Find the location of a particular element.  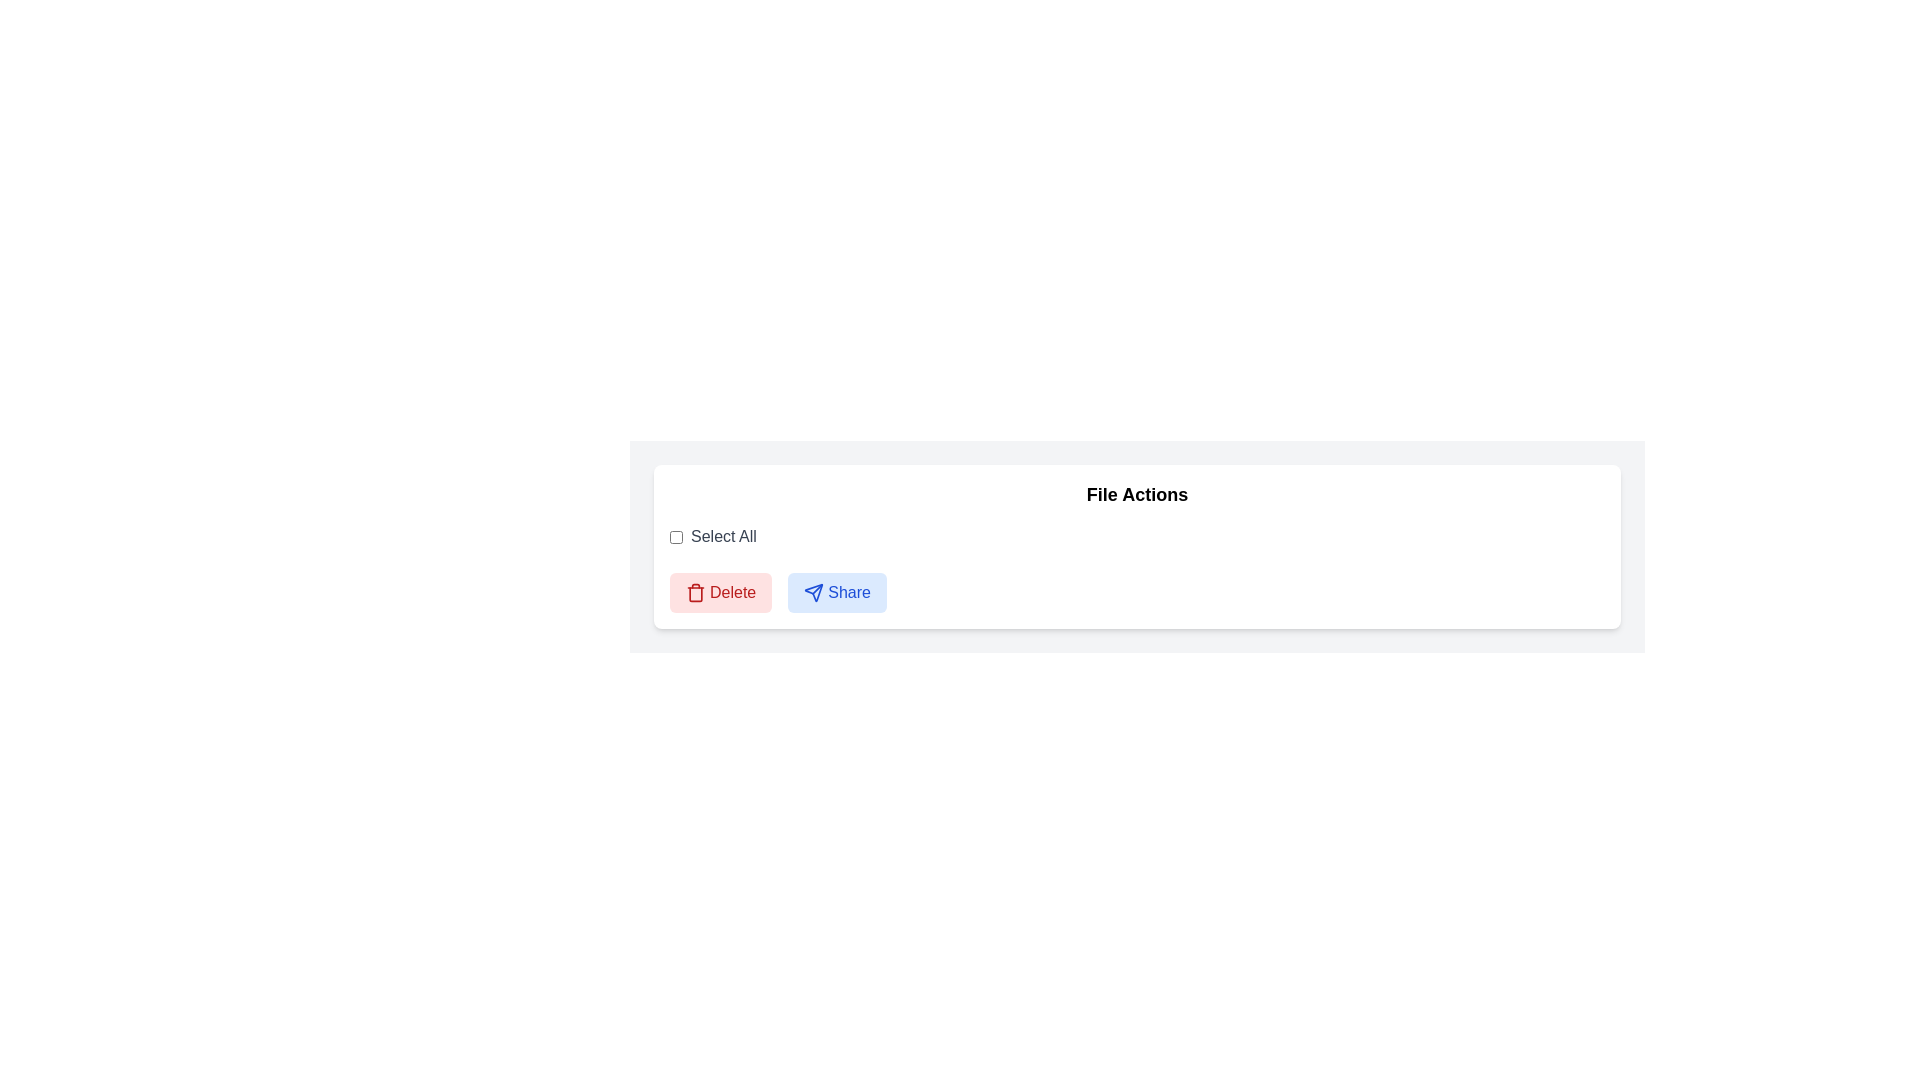

the 'Select All' label, which is a small gray text element positioned to the right of a checkbox within a card-like panel is located at coordinates (722, 535).